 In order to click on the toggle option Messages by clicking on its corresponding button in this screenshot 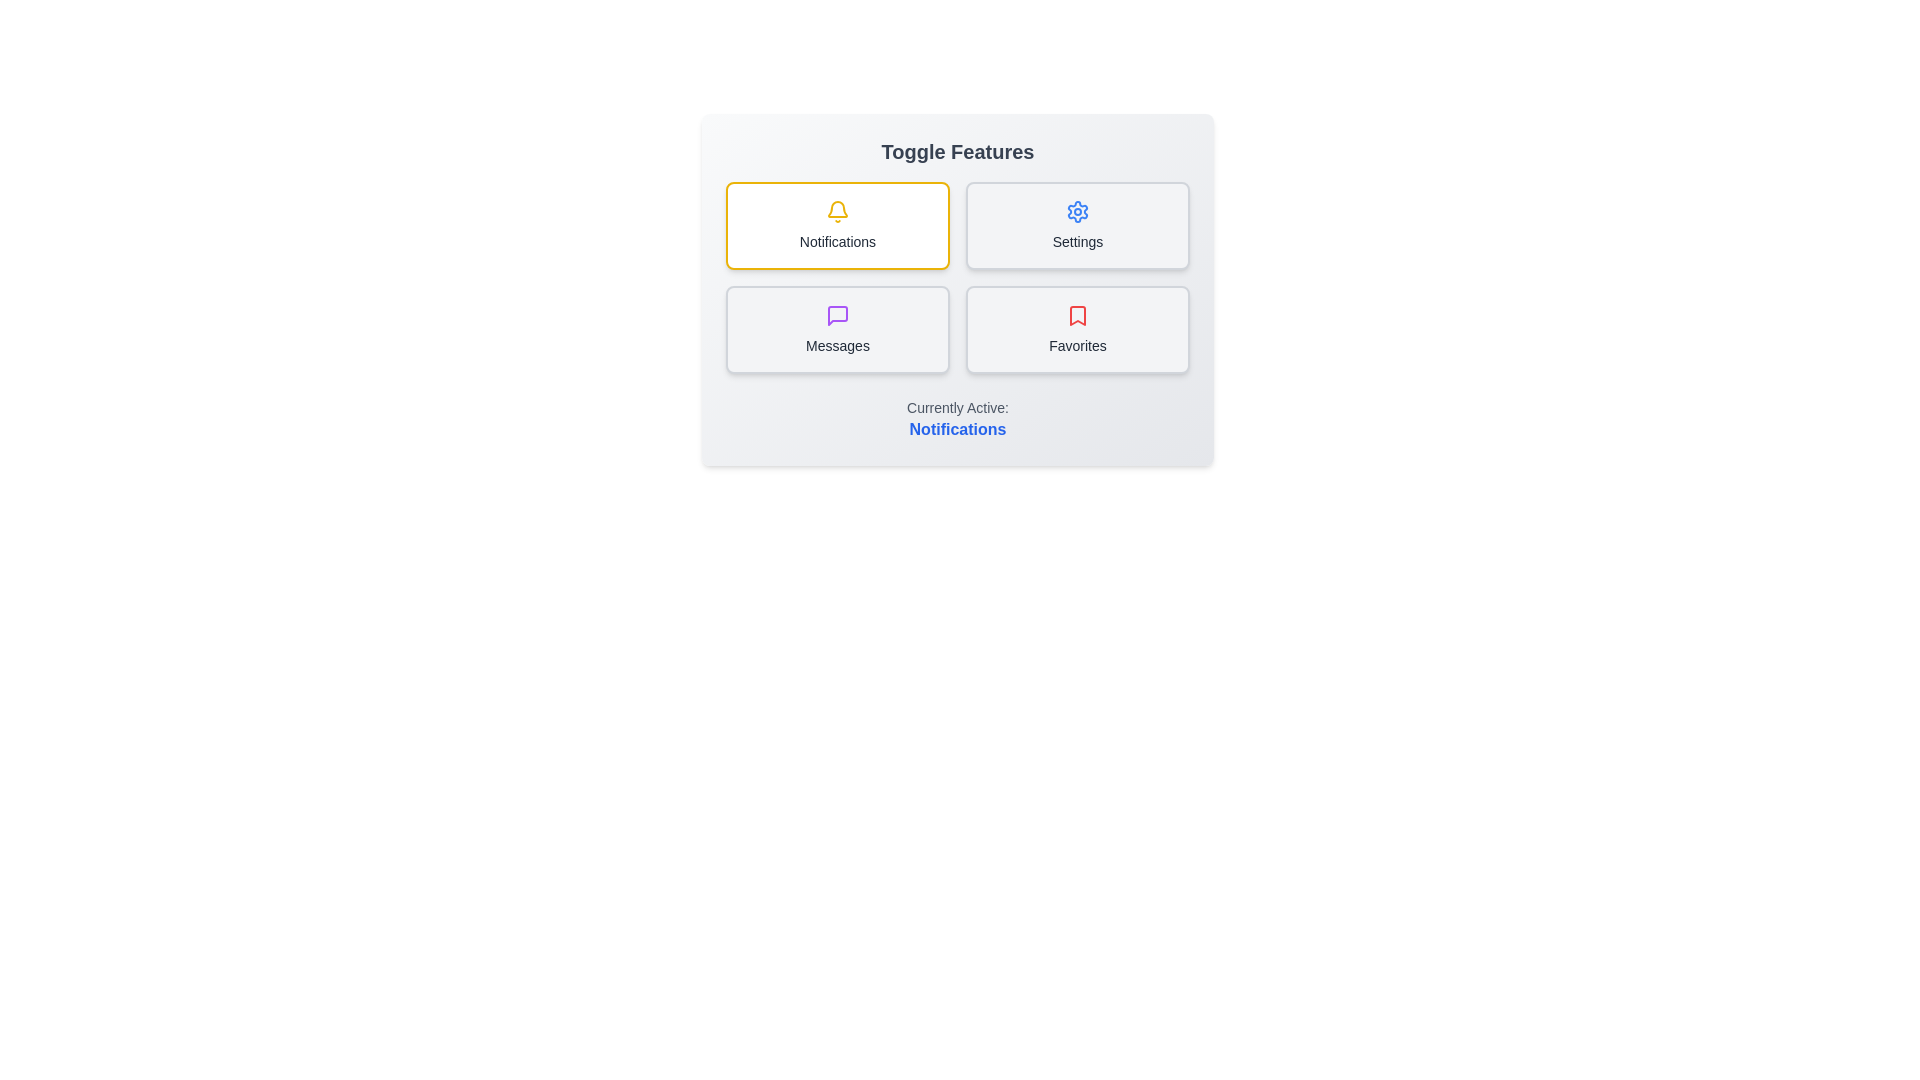, I will do `click(838, 329)`.